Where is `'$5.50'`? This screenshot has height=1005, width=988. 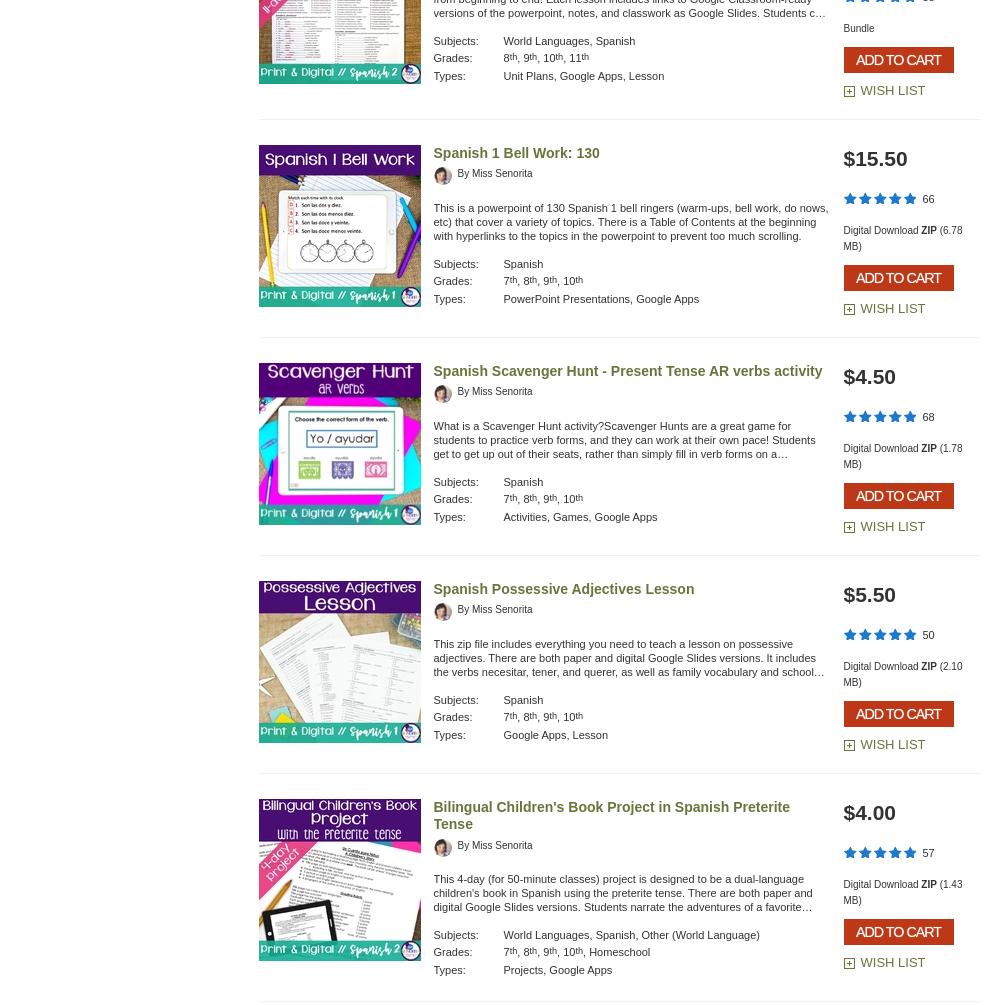
'$5.50' is located at coordinates (868, 593).